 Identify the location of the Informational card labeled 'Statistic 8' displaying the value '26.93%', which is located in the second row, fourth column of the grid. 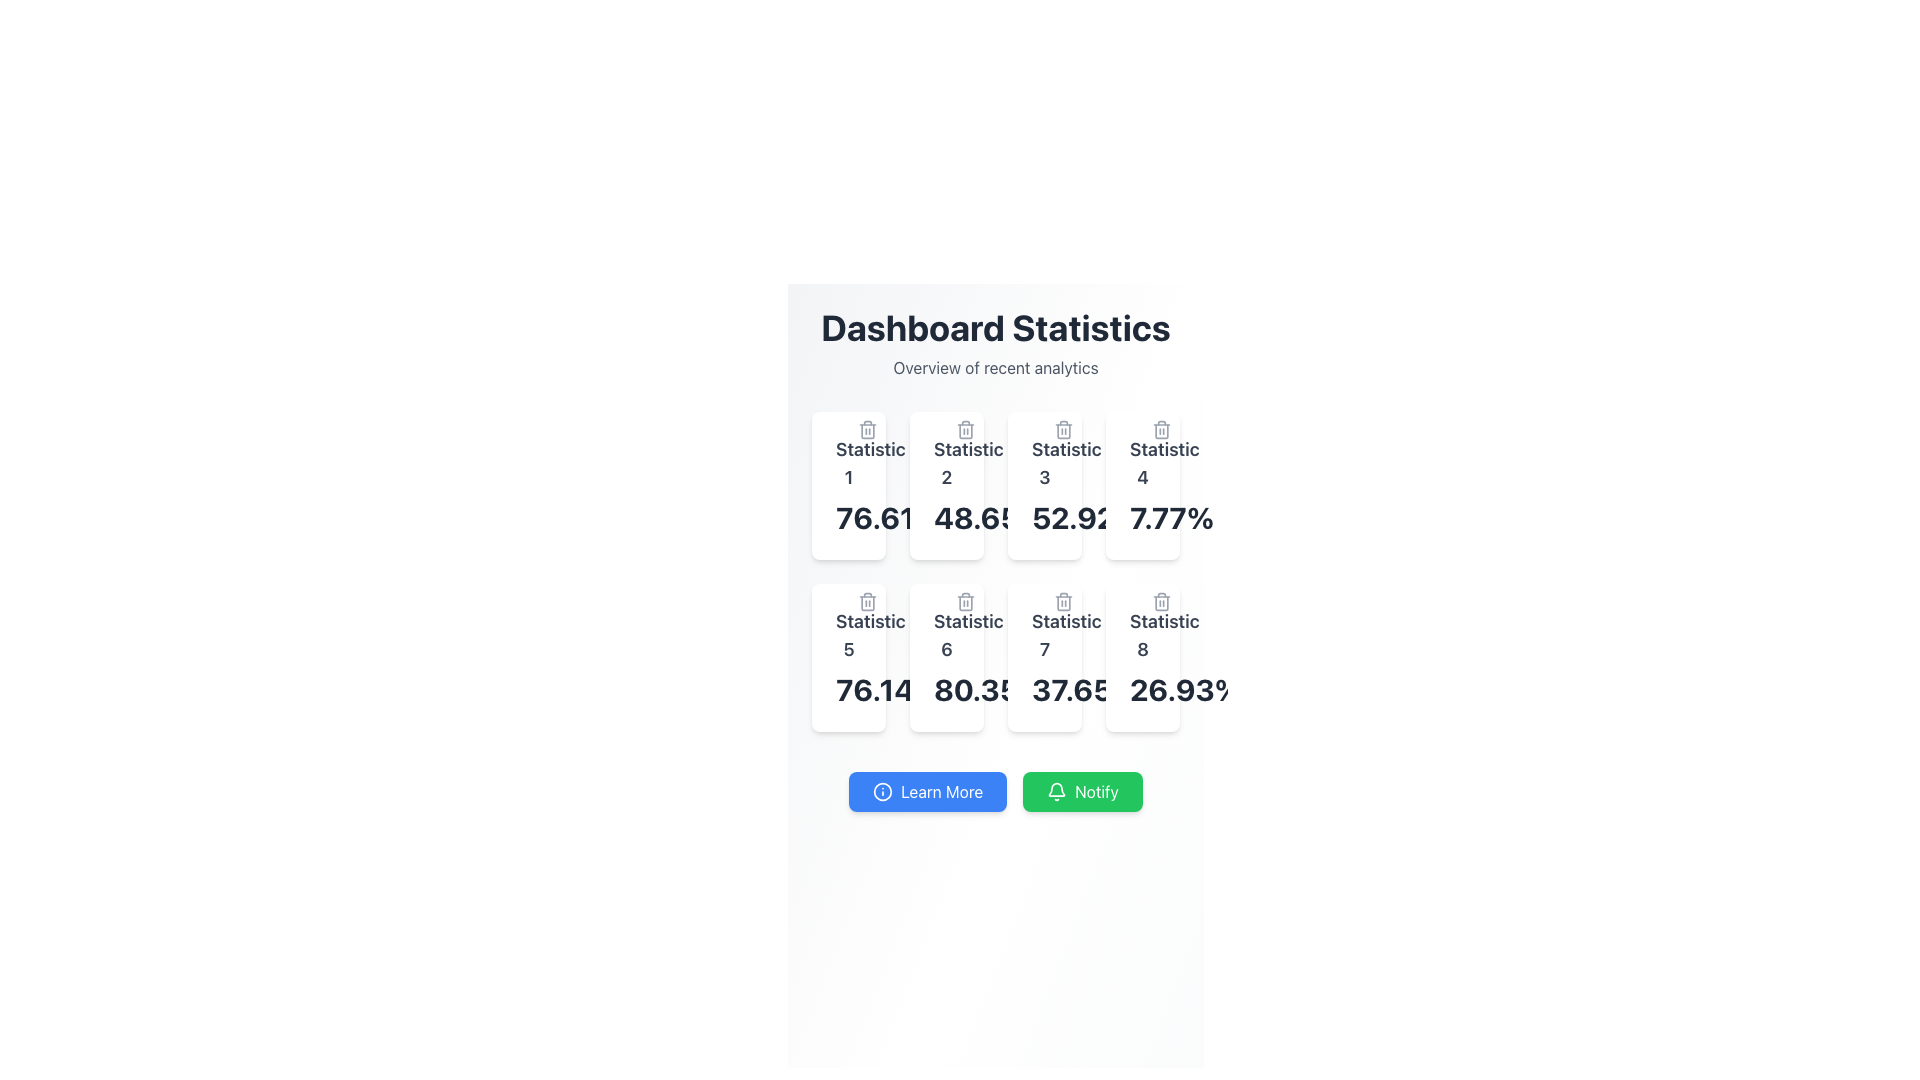
(1142, 658).